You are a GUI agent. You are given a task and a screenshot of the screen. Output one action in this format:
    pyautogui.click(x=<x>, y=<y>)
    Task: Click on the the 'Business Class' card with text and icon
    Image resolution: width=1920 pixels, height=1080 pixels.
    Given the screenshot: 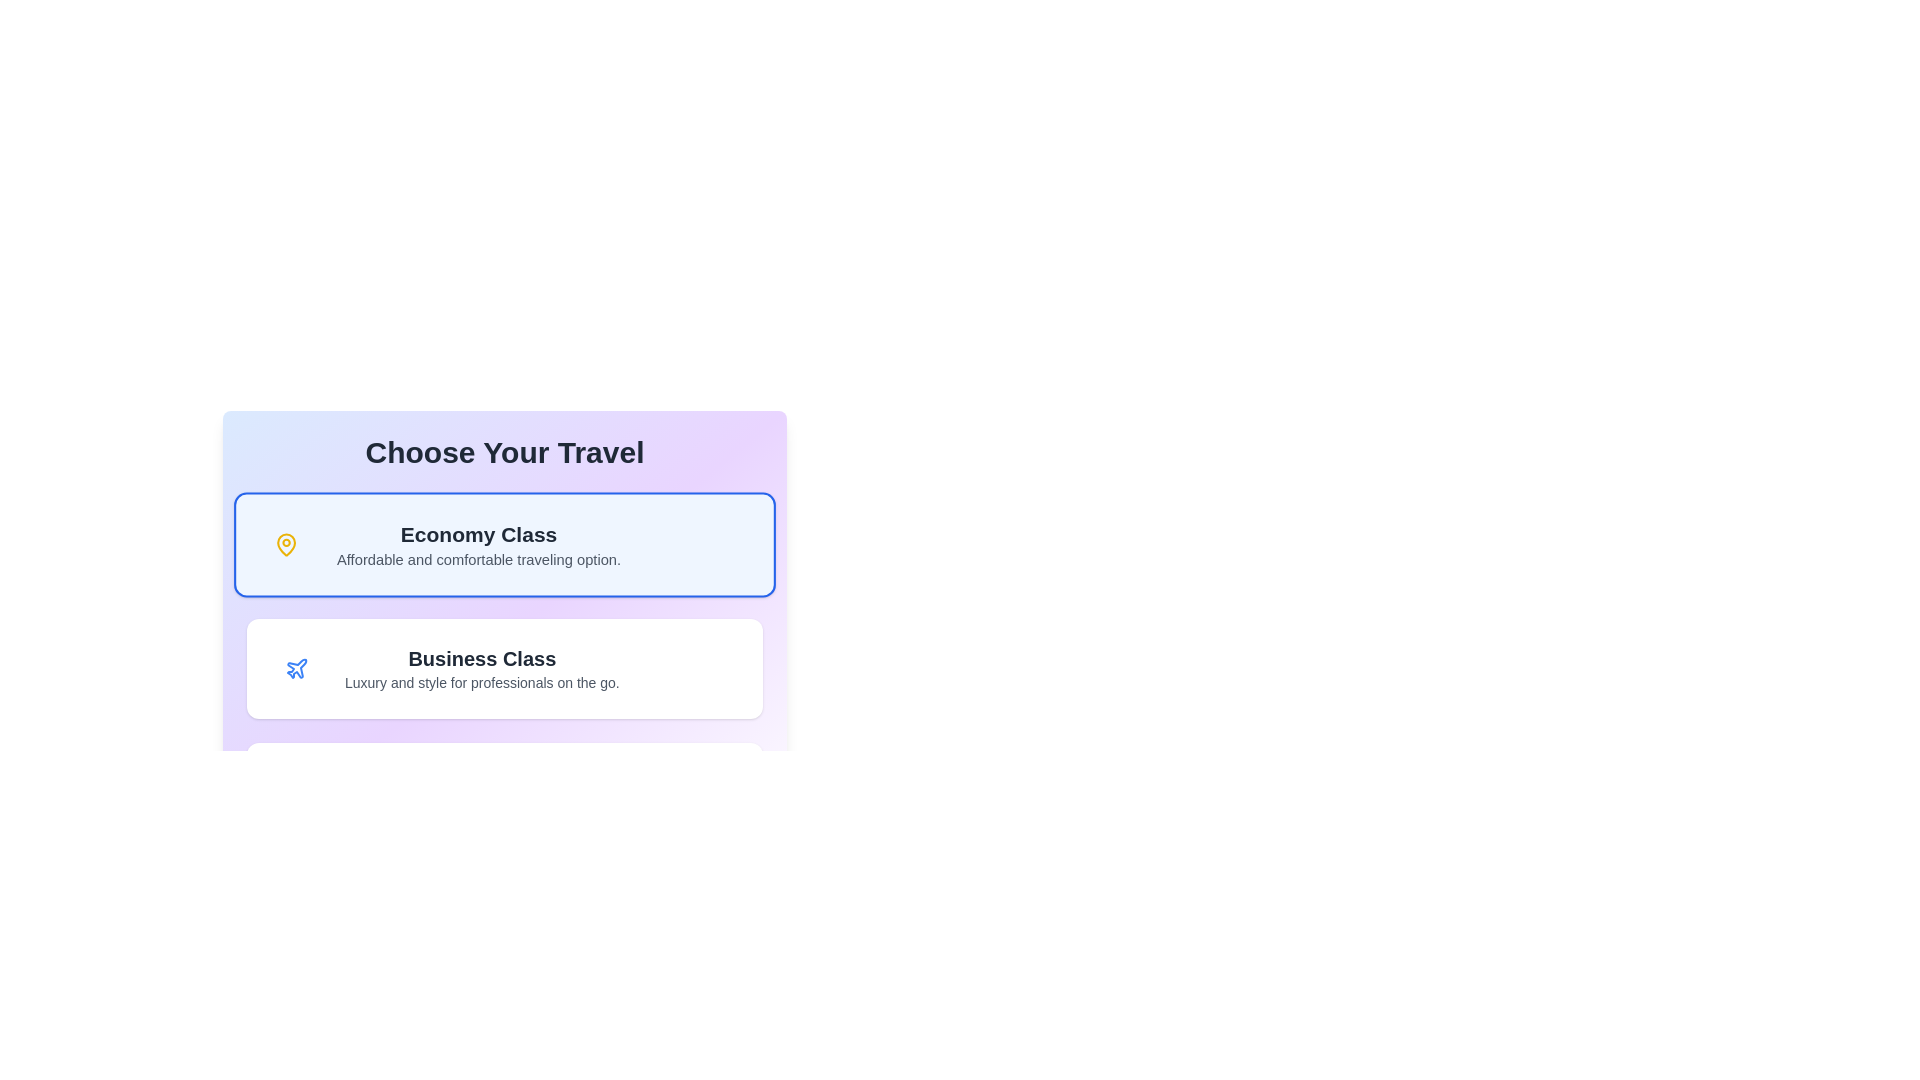 What is the action you would take?
    pyautogui.click(x=504, y=668)
    